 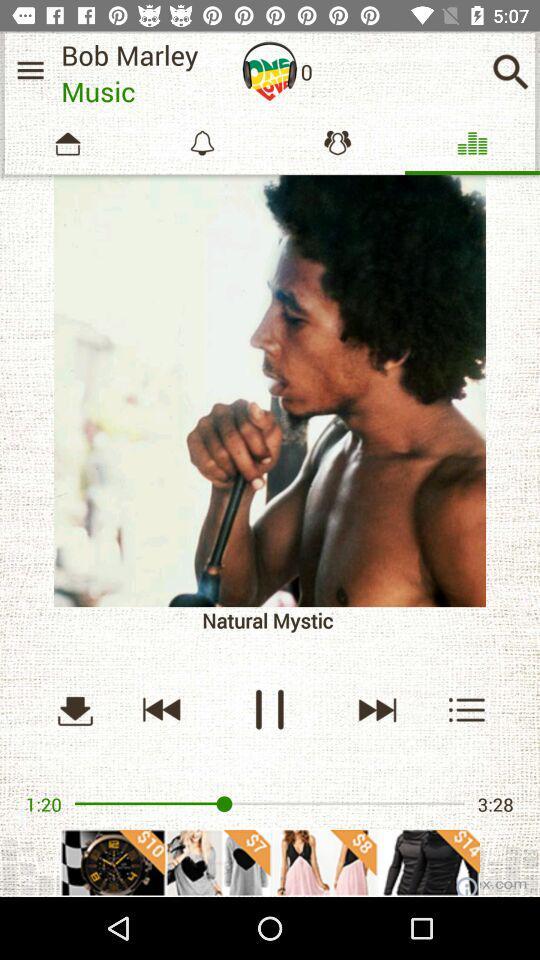 What do you see at coordinates (161, 709) in the screenshot?
I see `the av_rewind icon` at bounding box center [161, 709].